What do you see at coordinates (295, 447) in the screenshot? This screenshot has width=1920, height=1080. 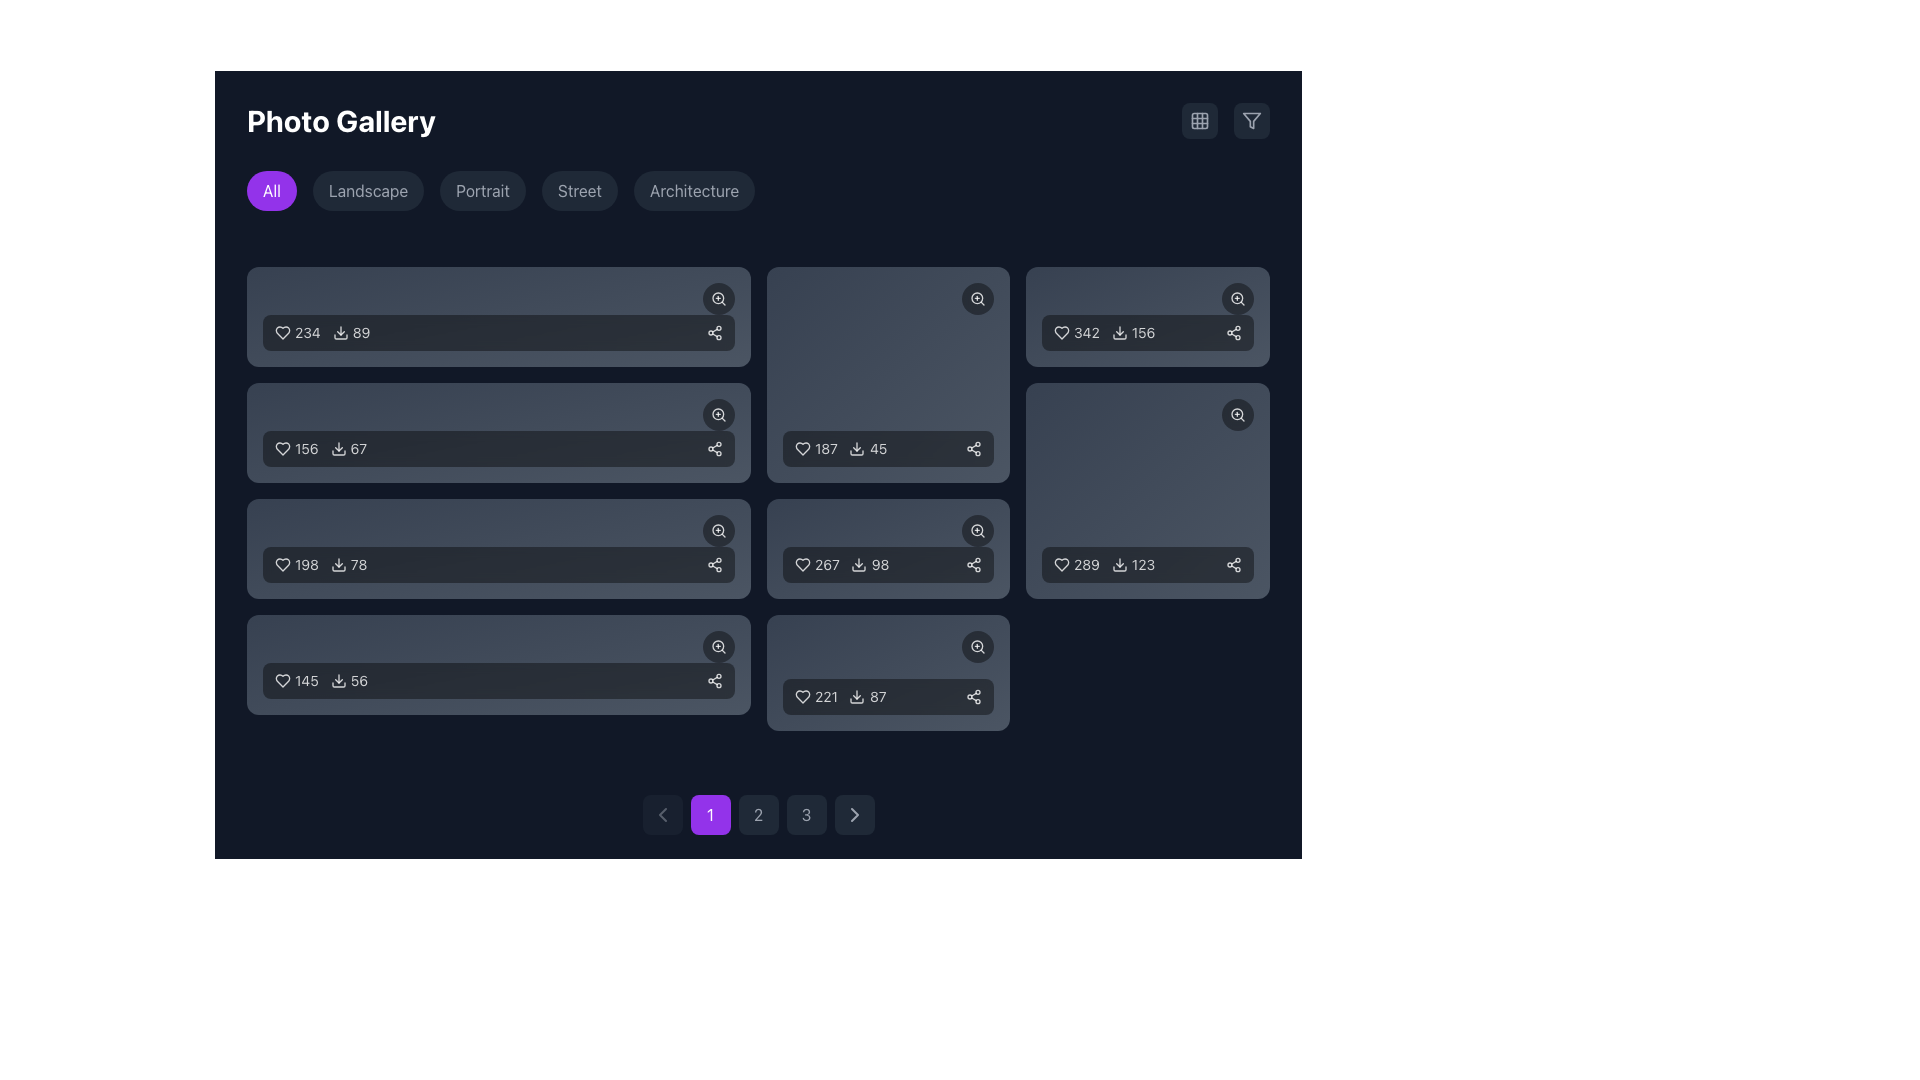 I see `the heart icon associated with the text label displaying the number '156' to like or unlike` at bounding box center [295, 447].